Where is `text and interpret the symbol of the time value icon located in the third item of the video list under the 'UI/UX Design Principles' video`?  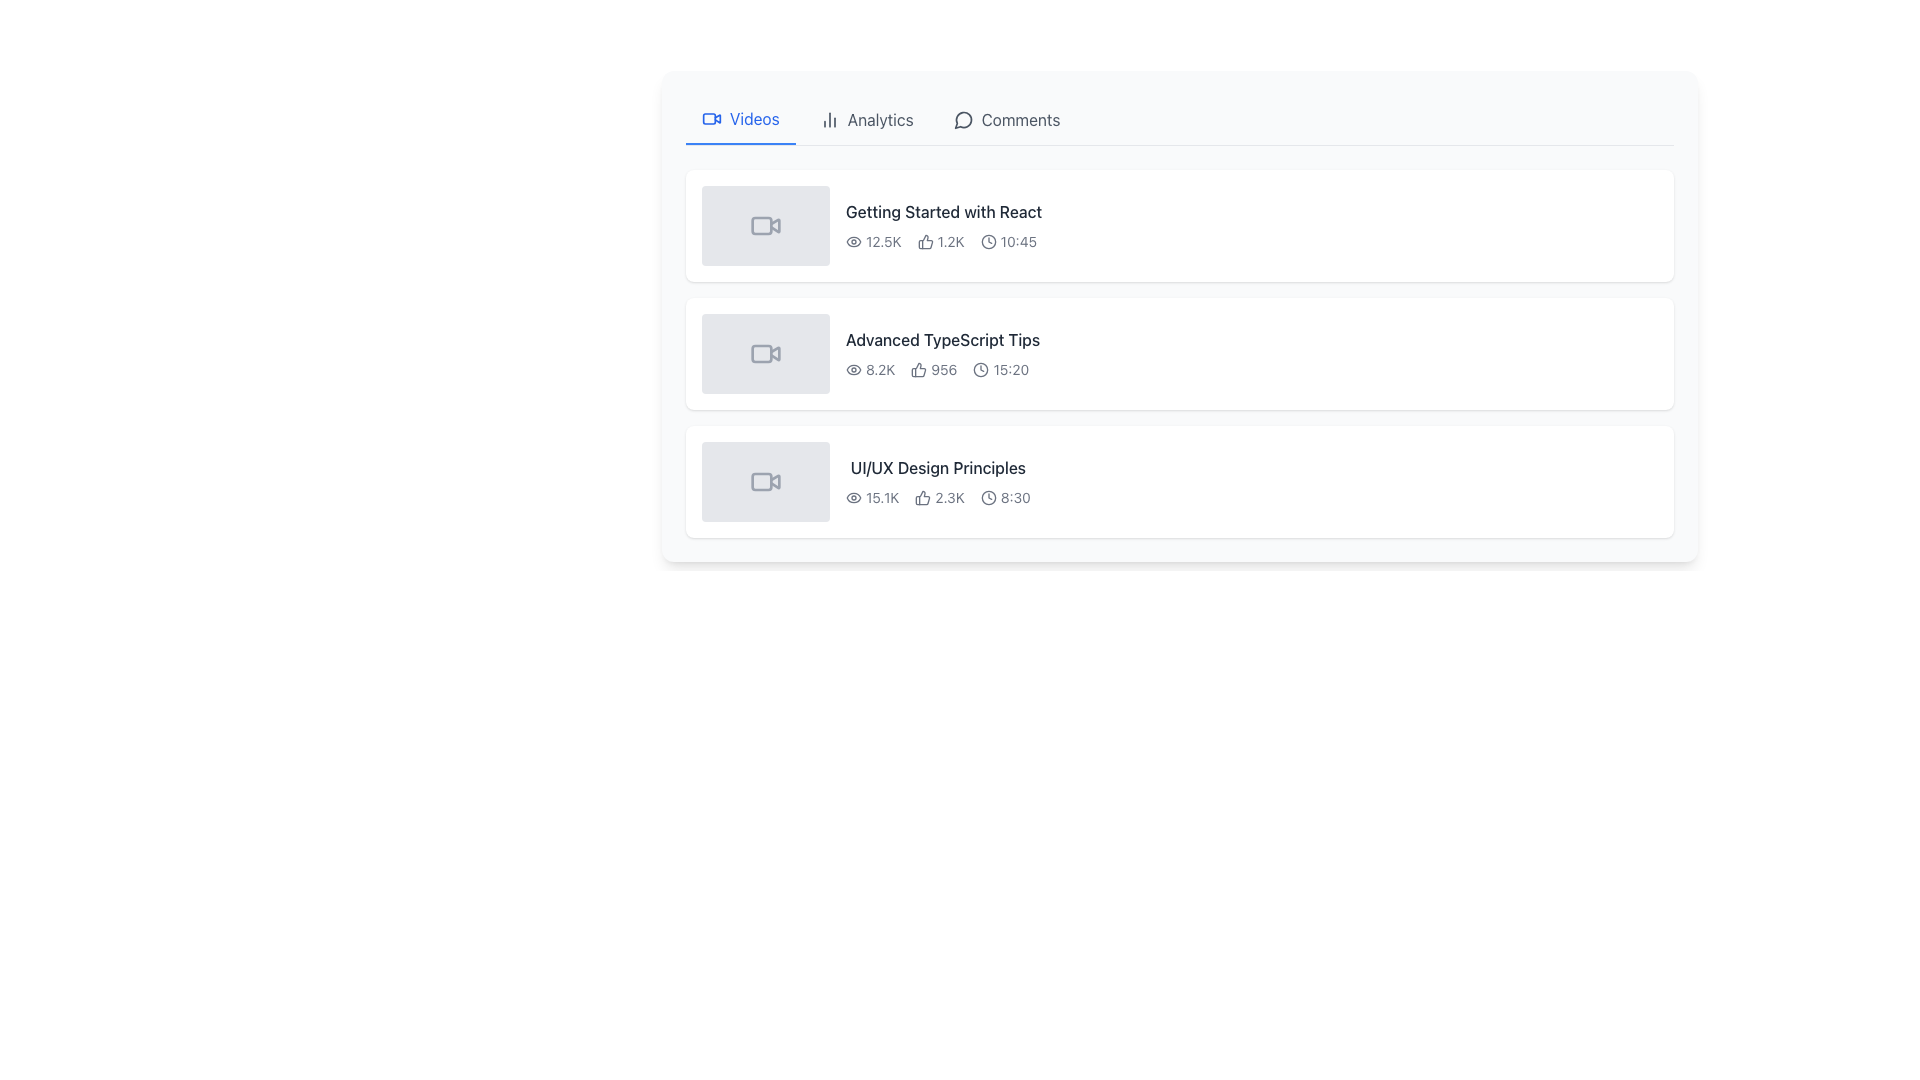
text and interpret the symbol of the time value icon located in the third item of the video list under the 'UI/UX Design Principles' video is located at coordinates (1005, 496).